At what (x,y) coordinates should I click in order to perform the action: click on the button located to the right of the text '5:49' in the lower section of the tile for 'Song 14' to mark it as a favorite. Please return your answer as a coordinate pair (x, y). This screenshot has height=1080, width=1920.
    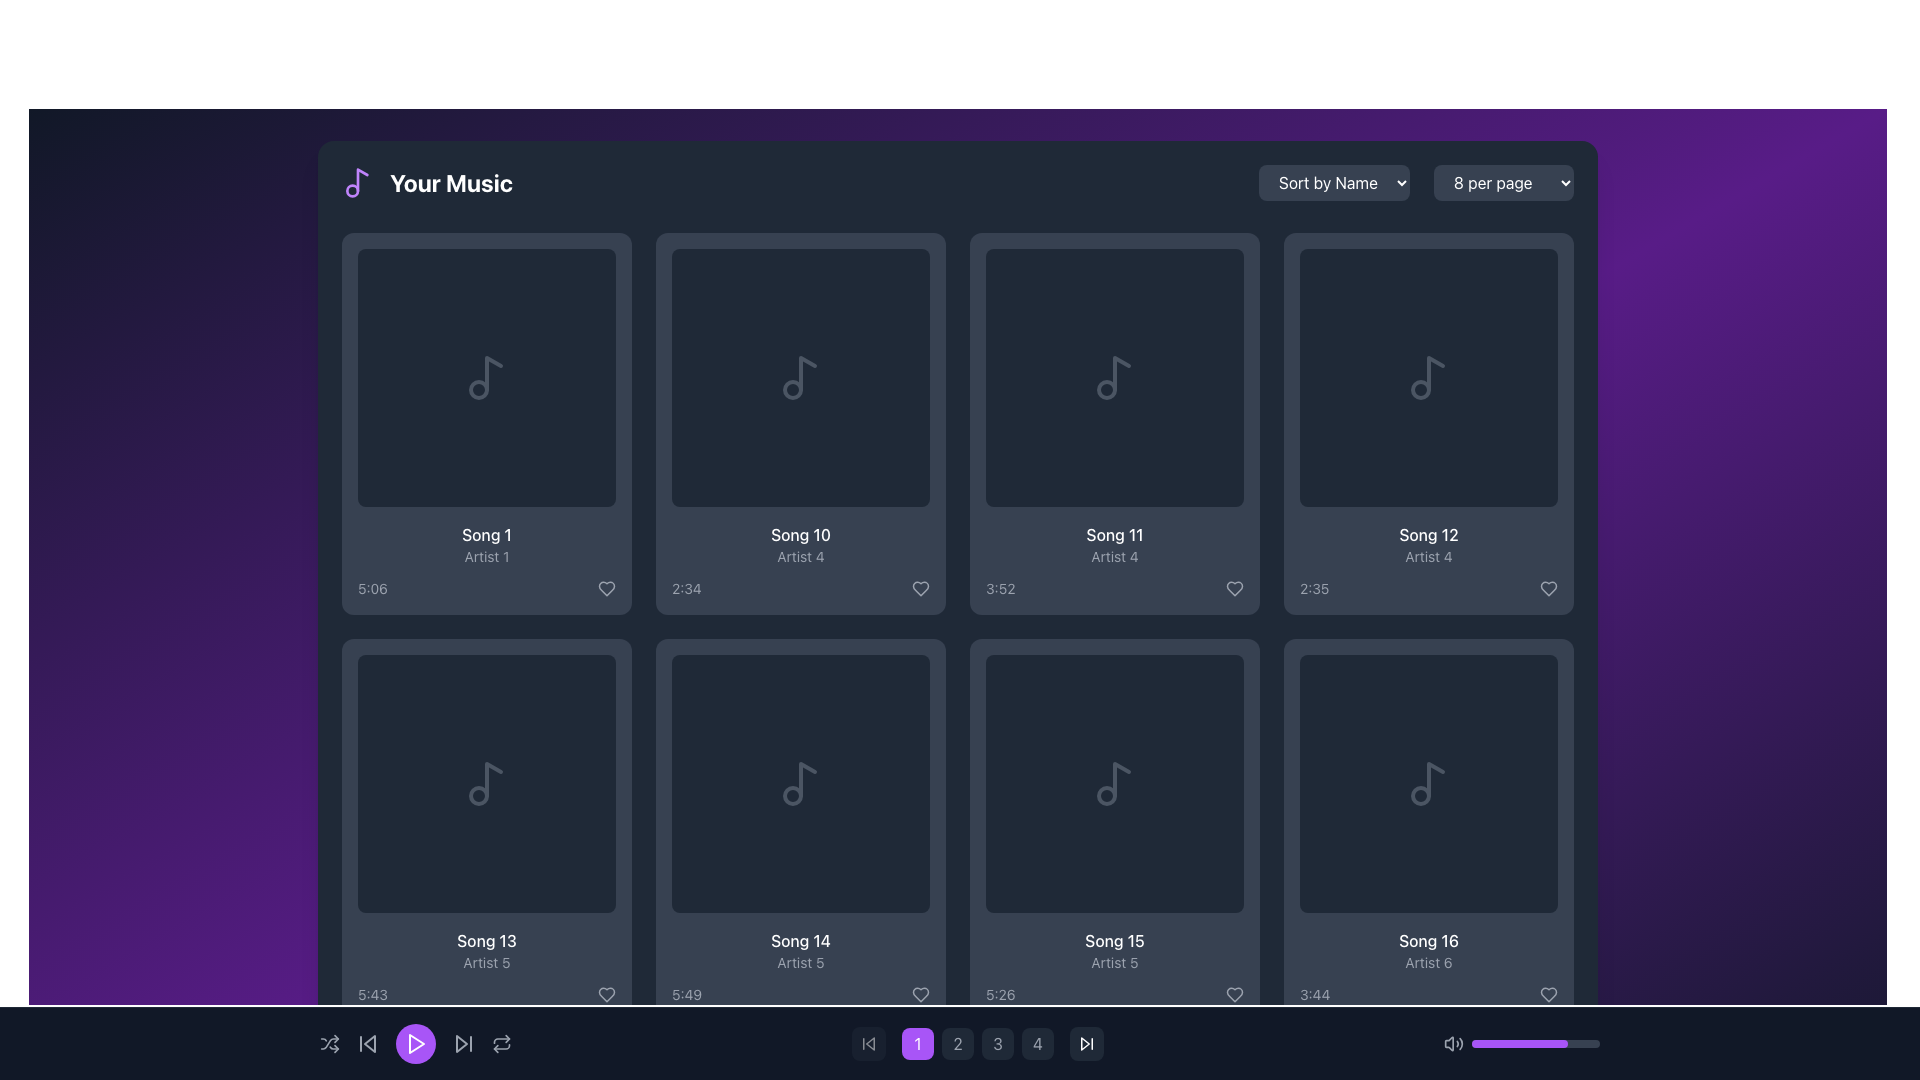
    Looking at the image, I should click on (920, 995).